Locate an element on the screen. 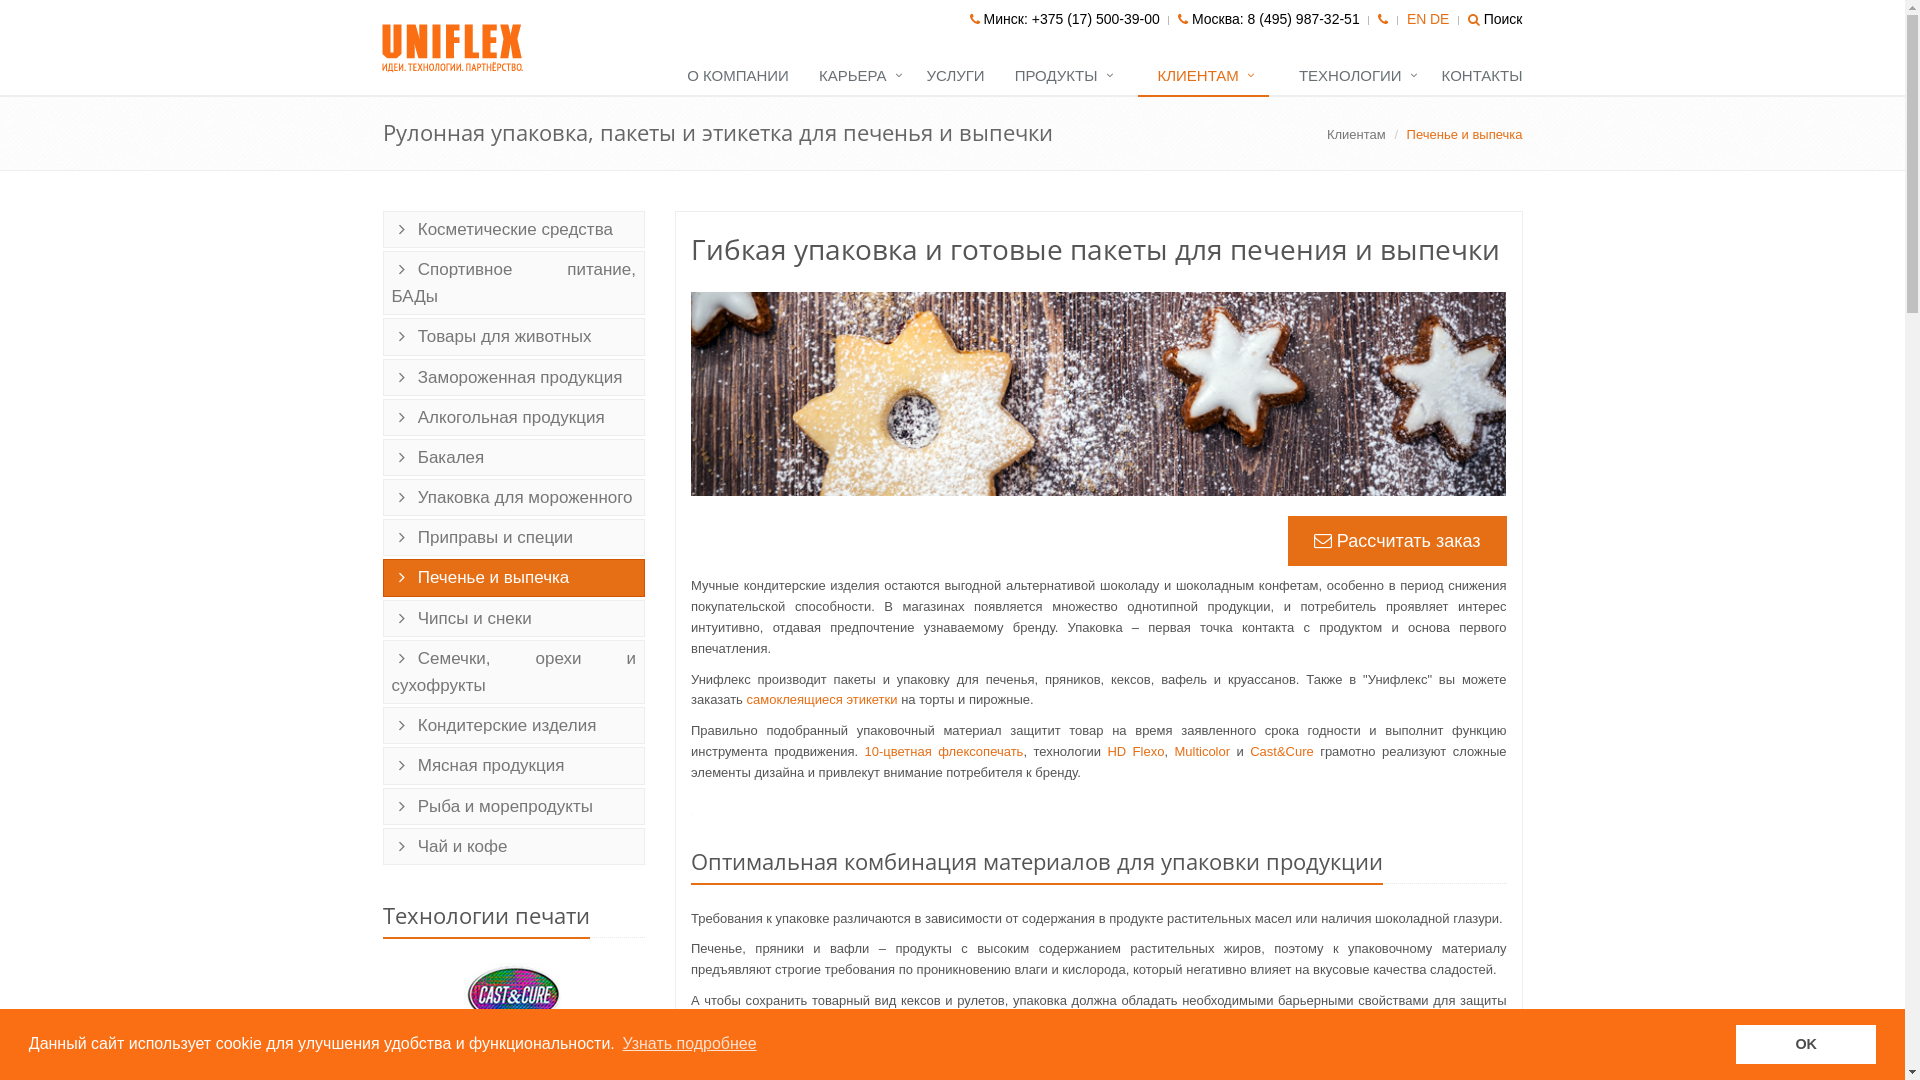  'Home' is located at coordinates (453, 46).